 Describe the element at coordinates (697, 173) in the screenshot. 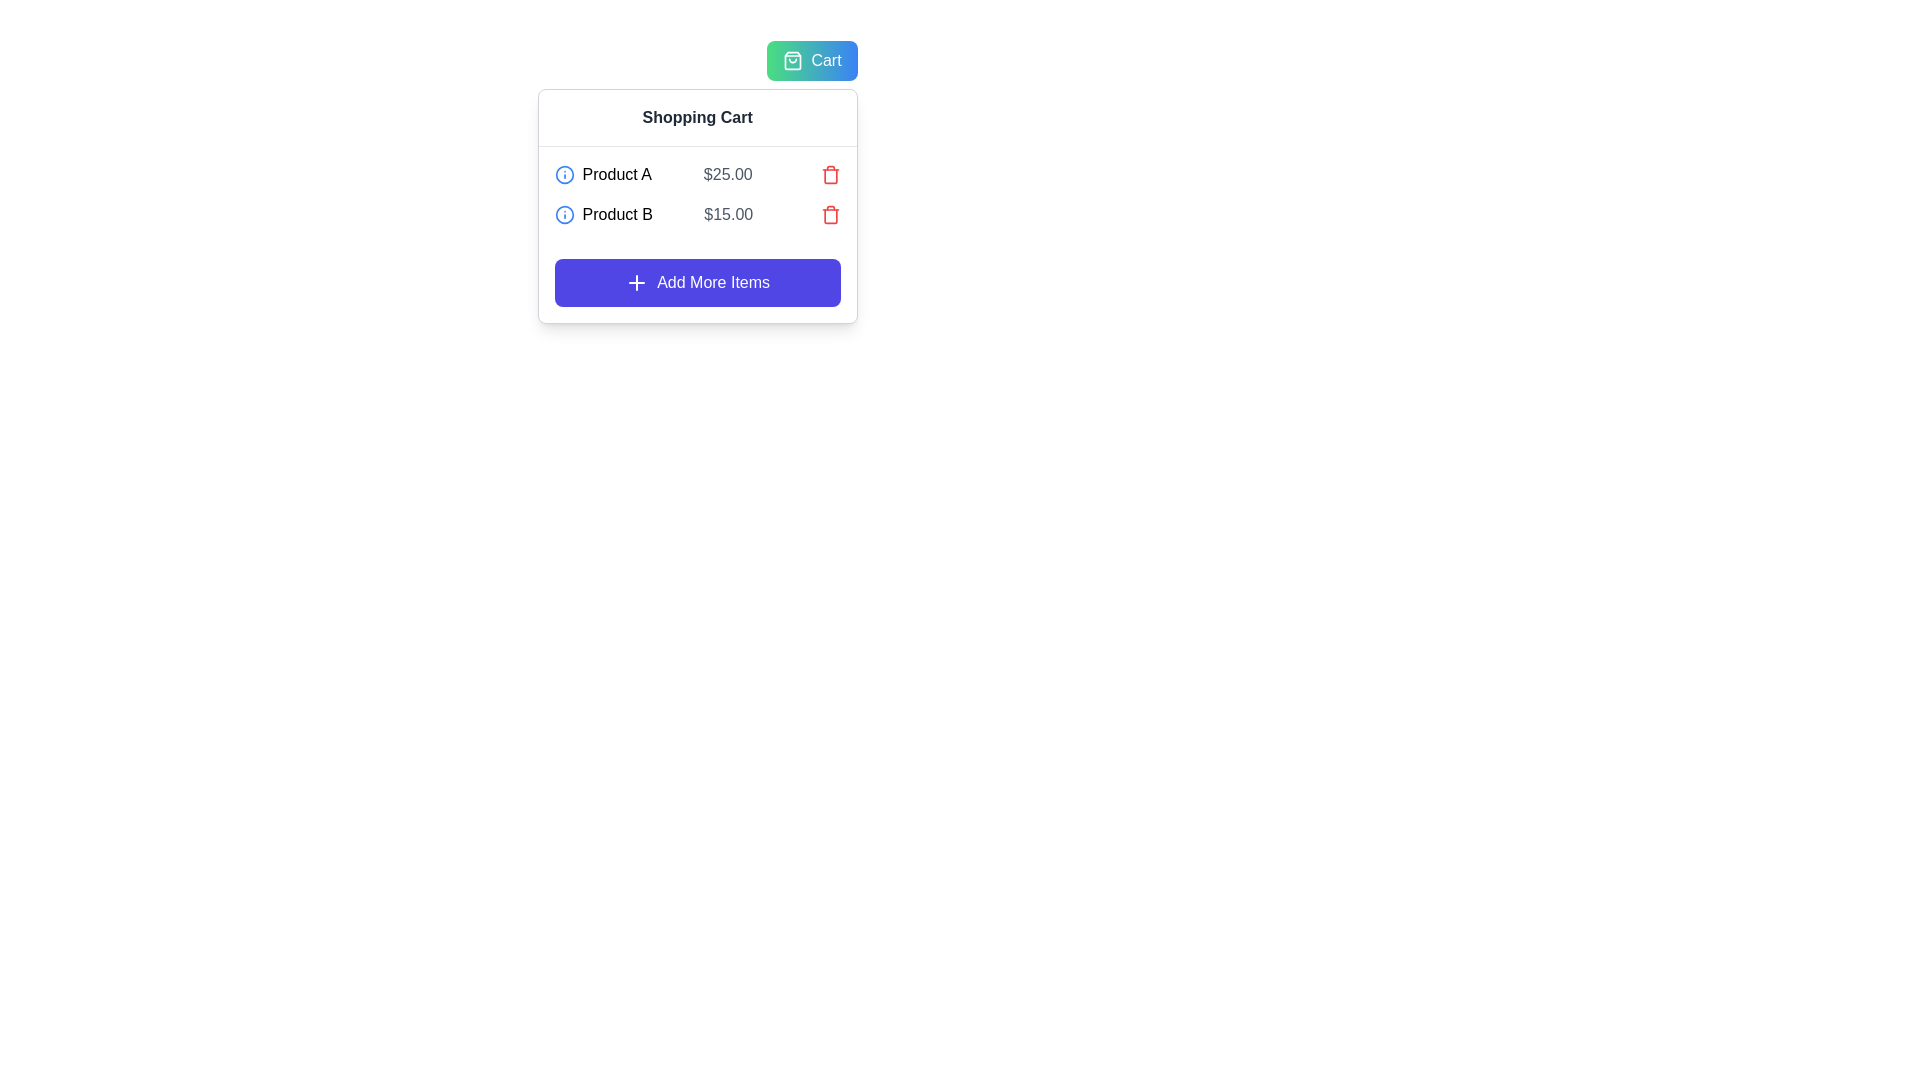

I see `the first row of the shopping cart list item displaying 'Product A' priced at $25.00` at that location.